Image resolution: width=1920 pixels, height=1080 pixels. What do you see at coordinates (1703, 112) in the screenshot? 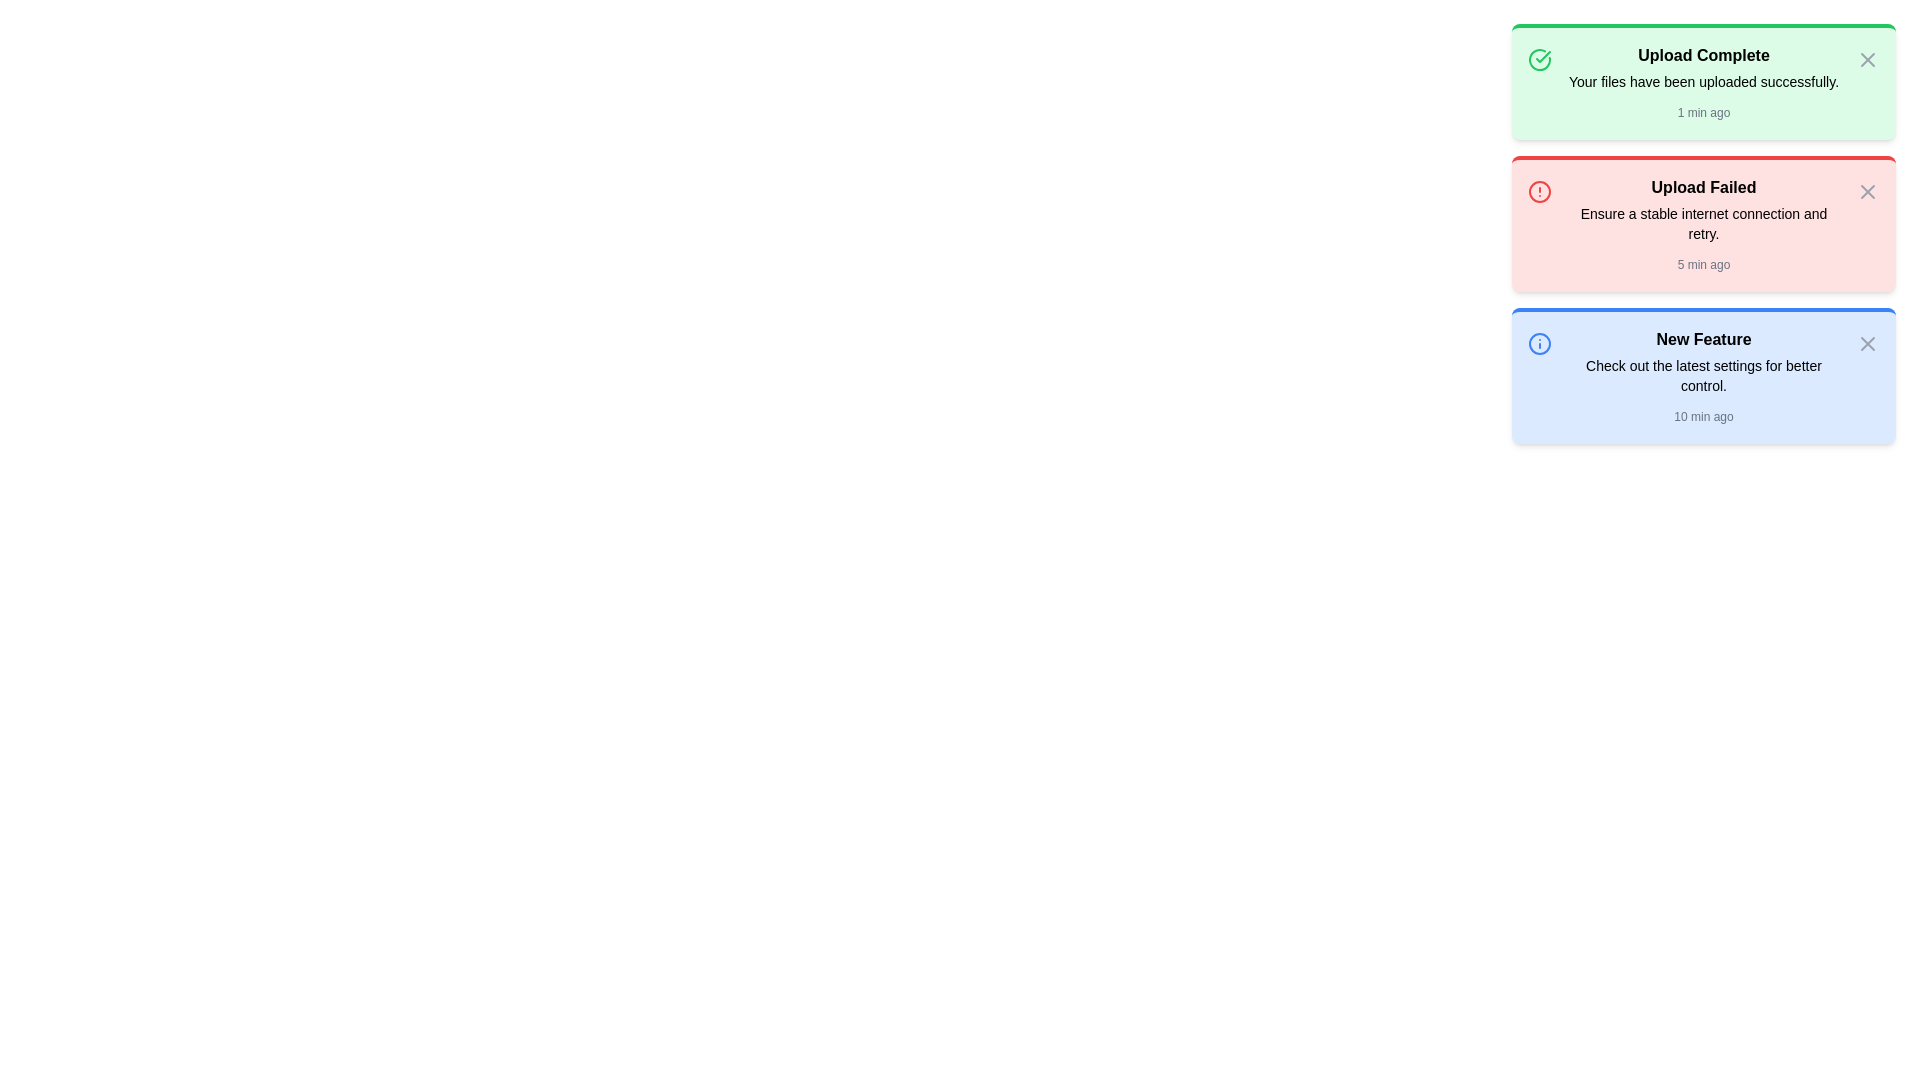
I see `the Timestamp label displaying '1 min ago' in gray font, which is positioned at the bottom-right of the 'Upload Complete' notification card` at bounding box center [1703, 112].